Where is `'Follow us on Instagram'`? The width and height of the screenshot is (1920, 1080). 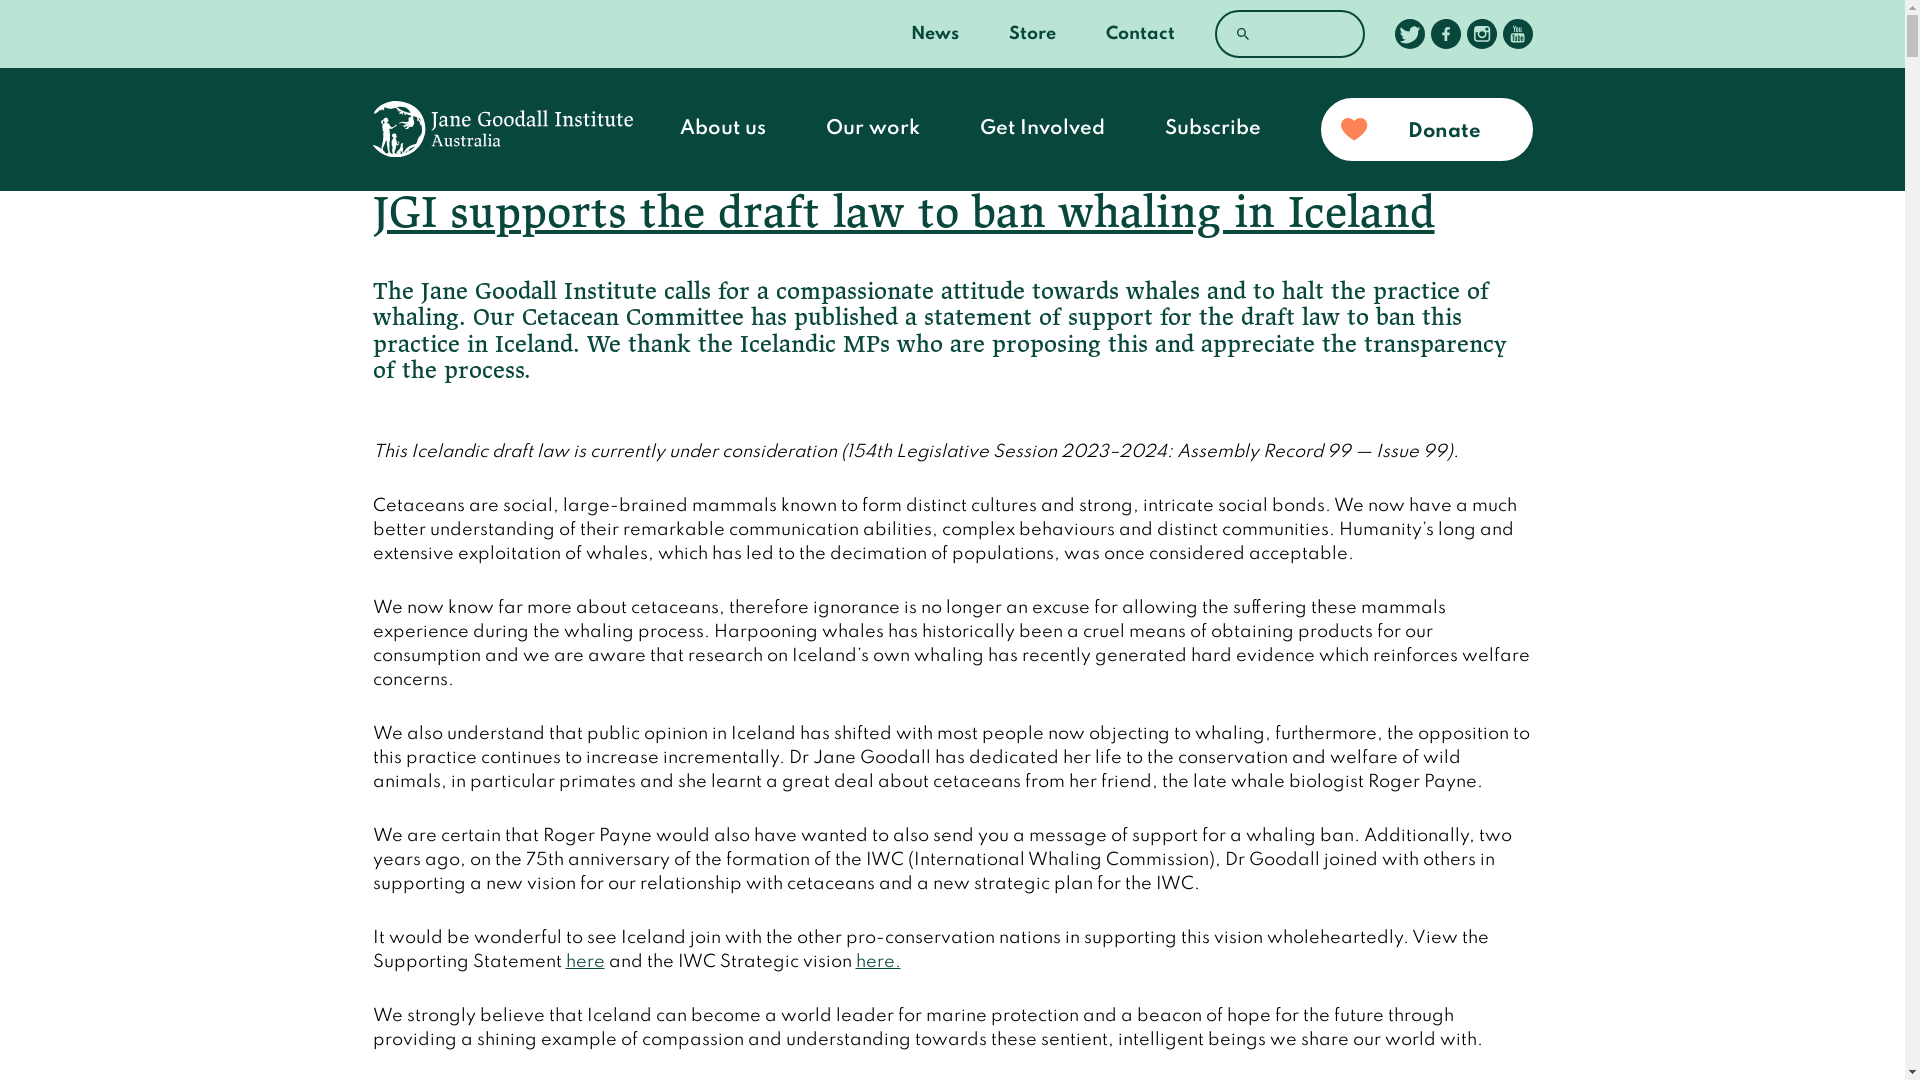
'Follow us on Instagram' is located at coordinates (1465, 34).